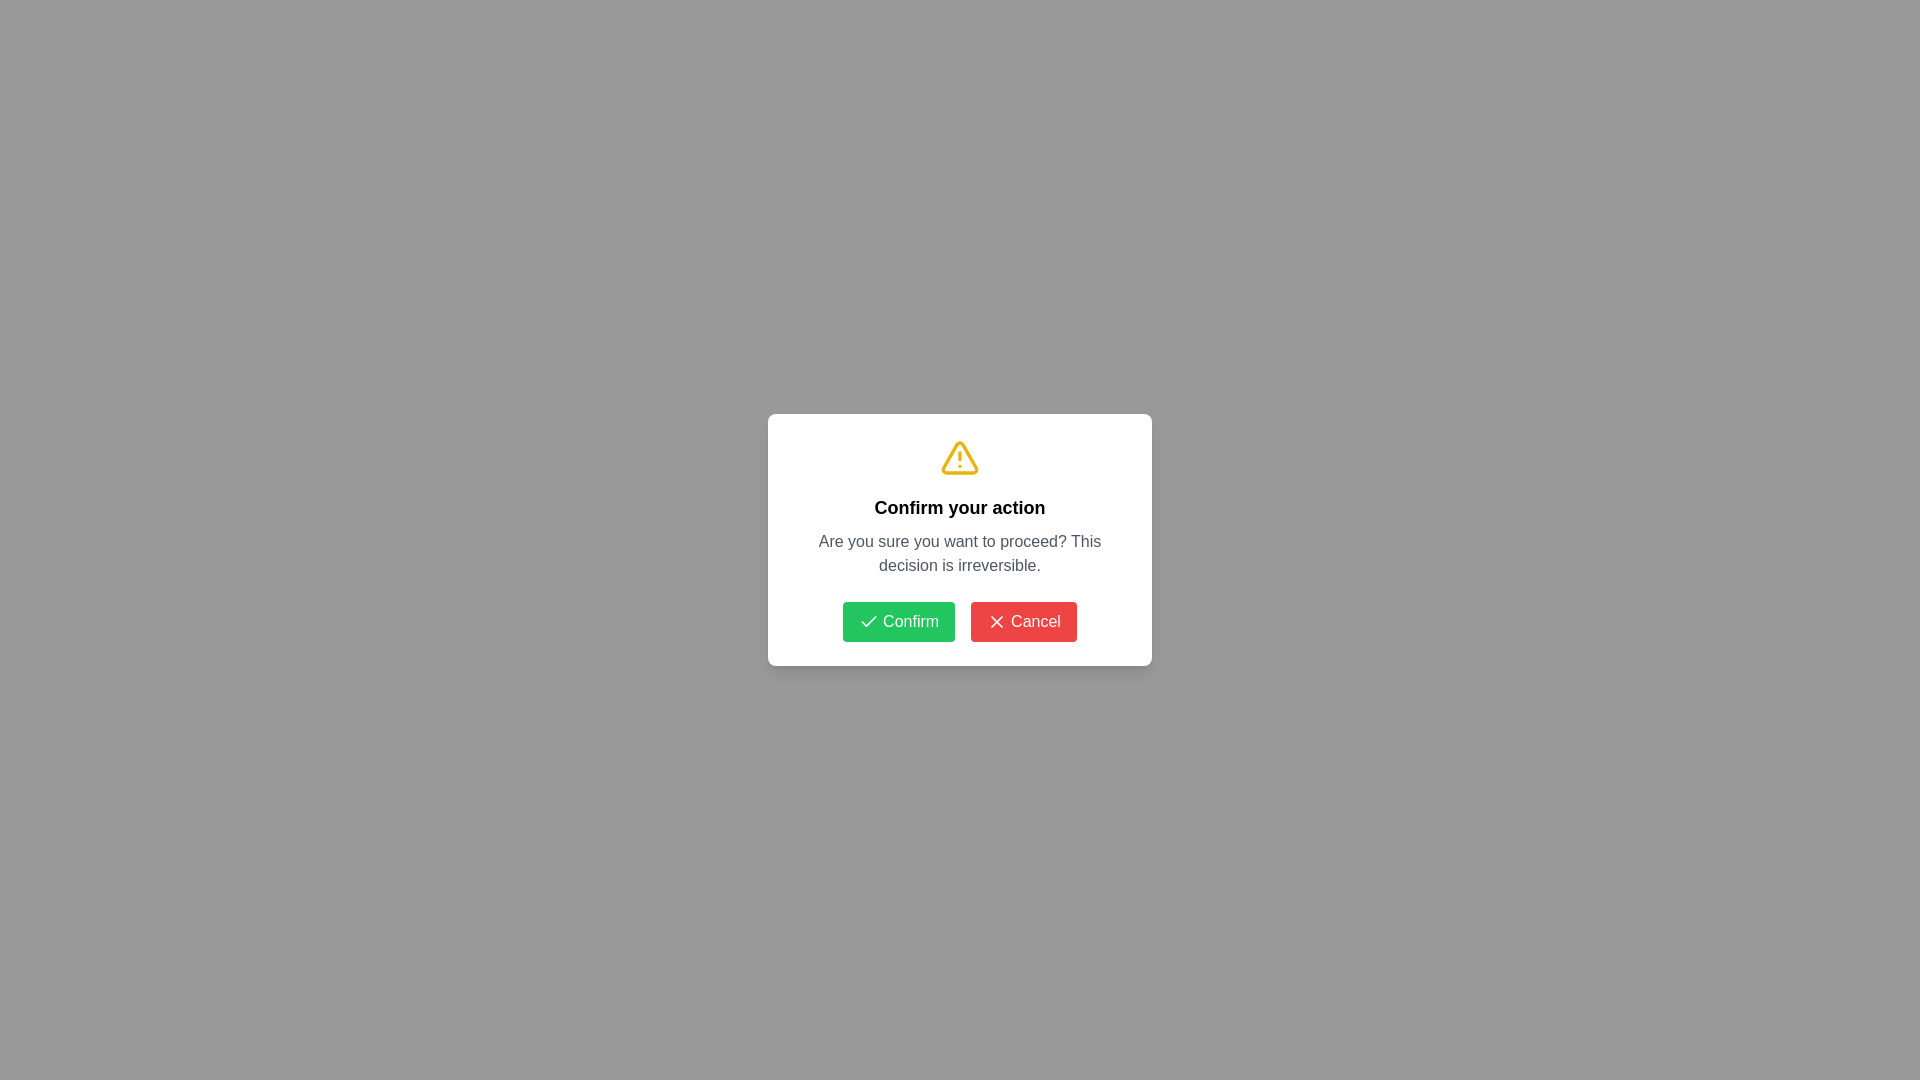 The width and height of the screenshot is (1920, 1080). Describe the element at coordinates (960, 458) in the screenshot. I see `the alert icon located centrally within the confirmation modal, positioned above the title text 'Confirm your action'` at that location.